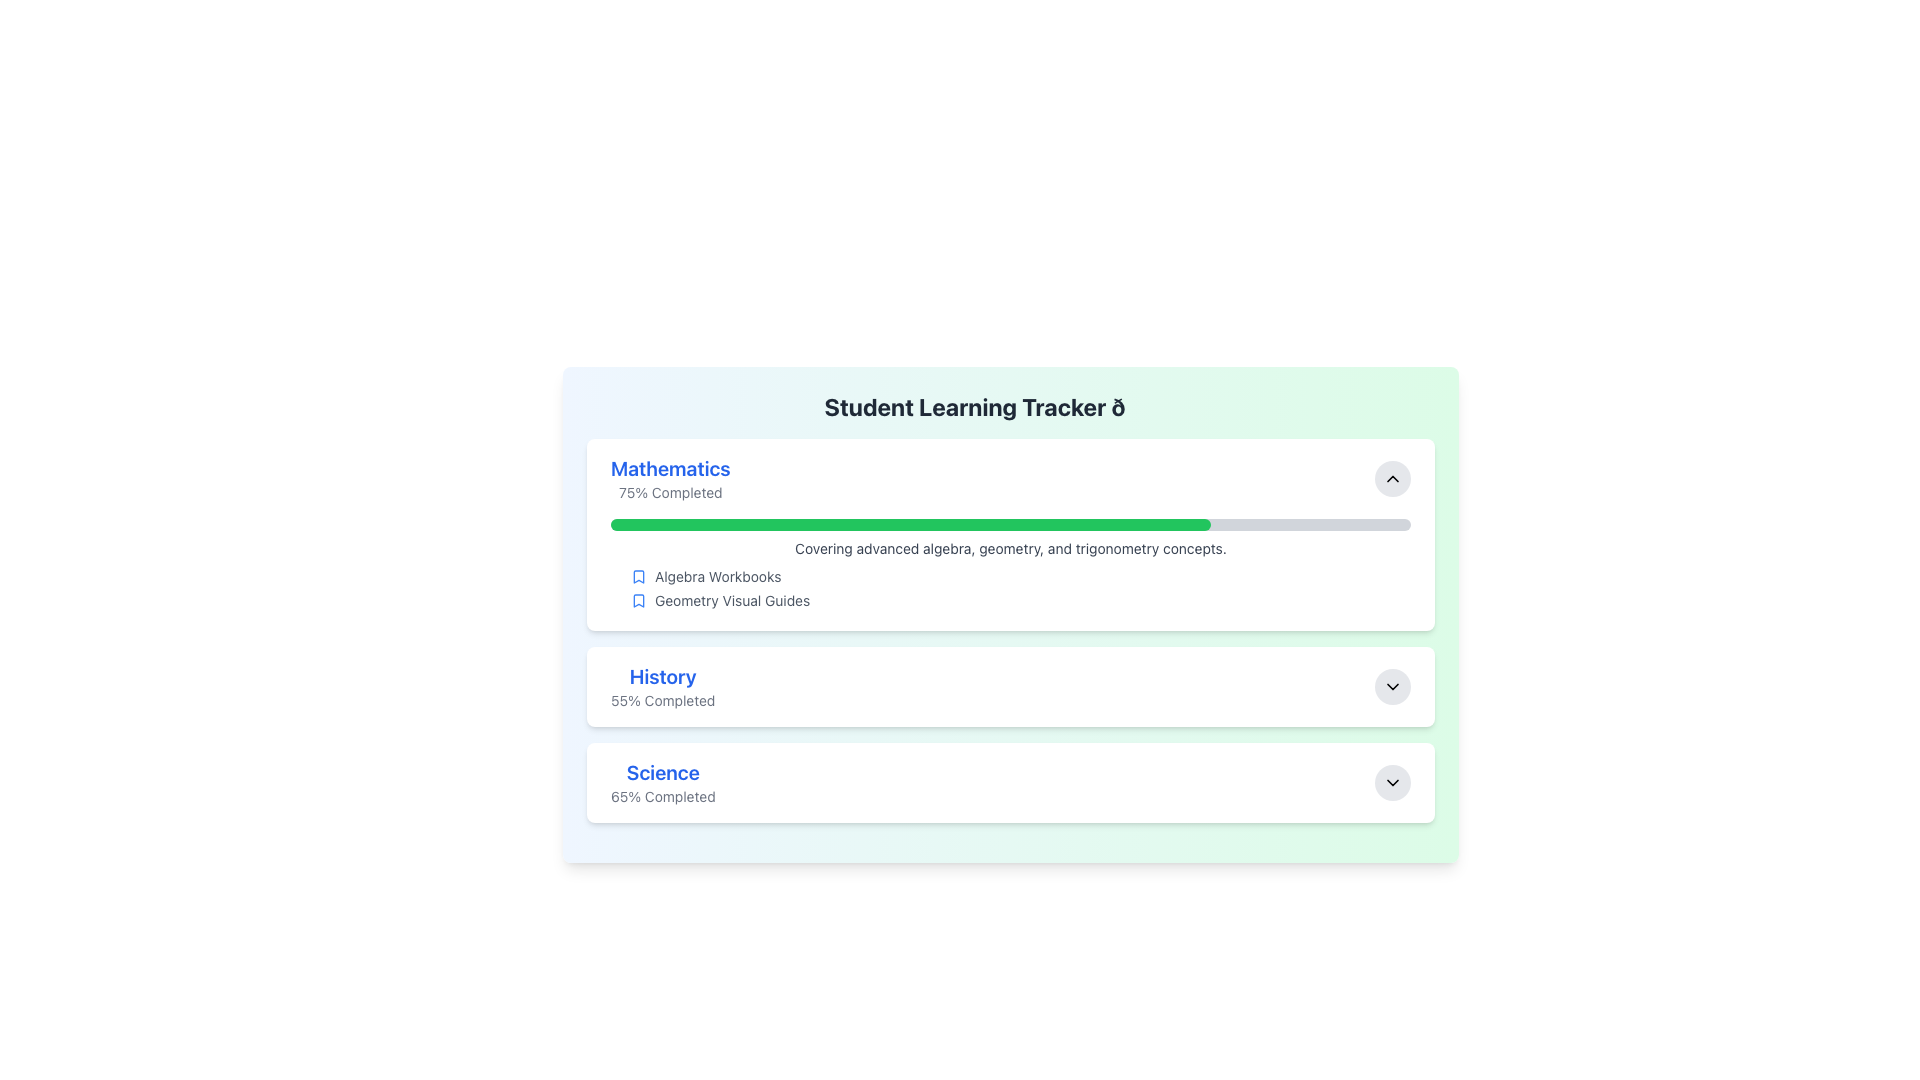 Image resolution: width=1920 pixels, height=1080 pixels. What do you see at coordinates (1391, 478) in the screenshot?
I see `the upward-facing chevron arrow icon button in the upper-right corner of the 'Mathematics' section` at bounding box center [1391, 478].